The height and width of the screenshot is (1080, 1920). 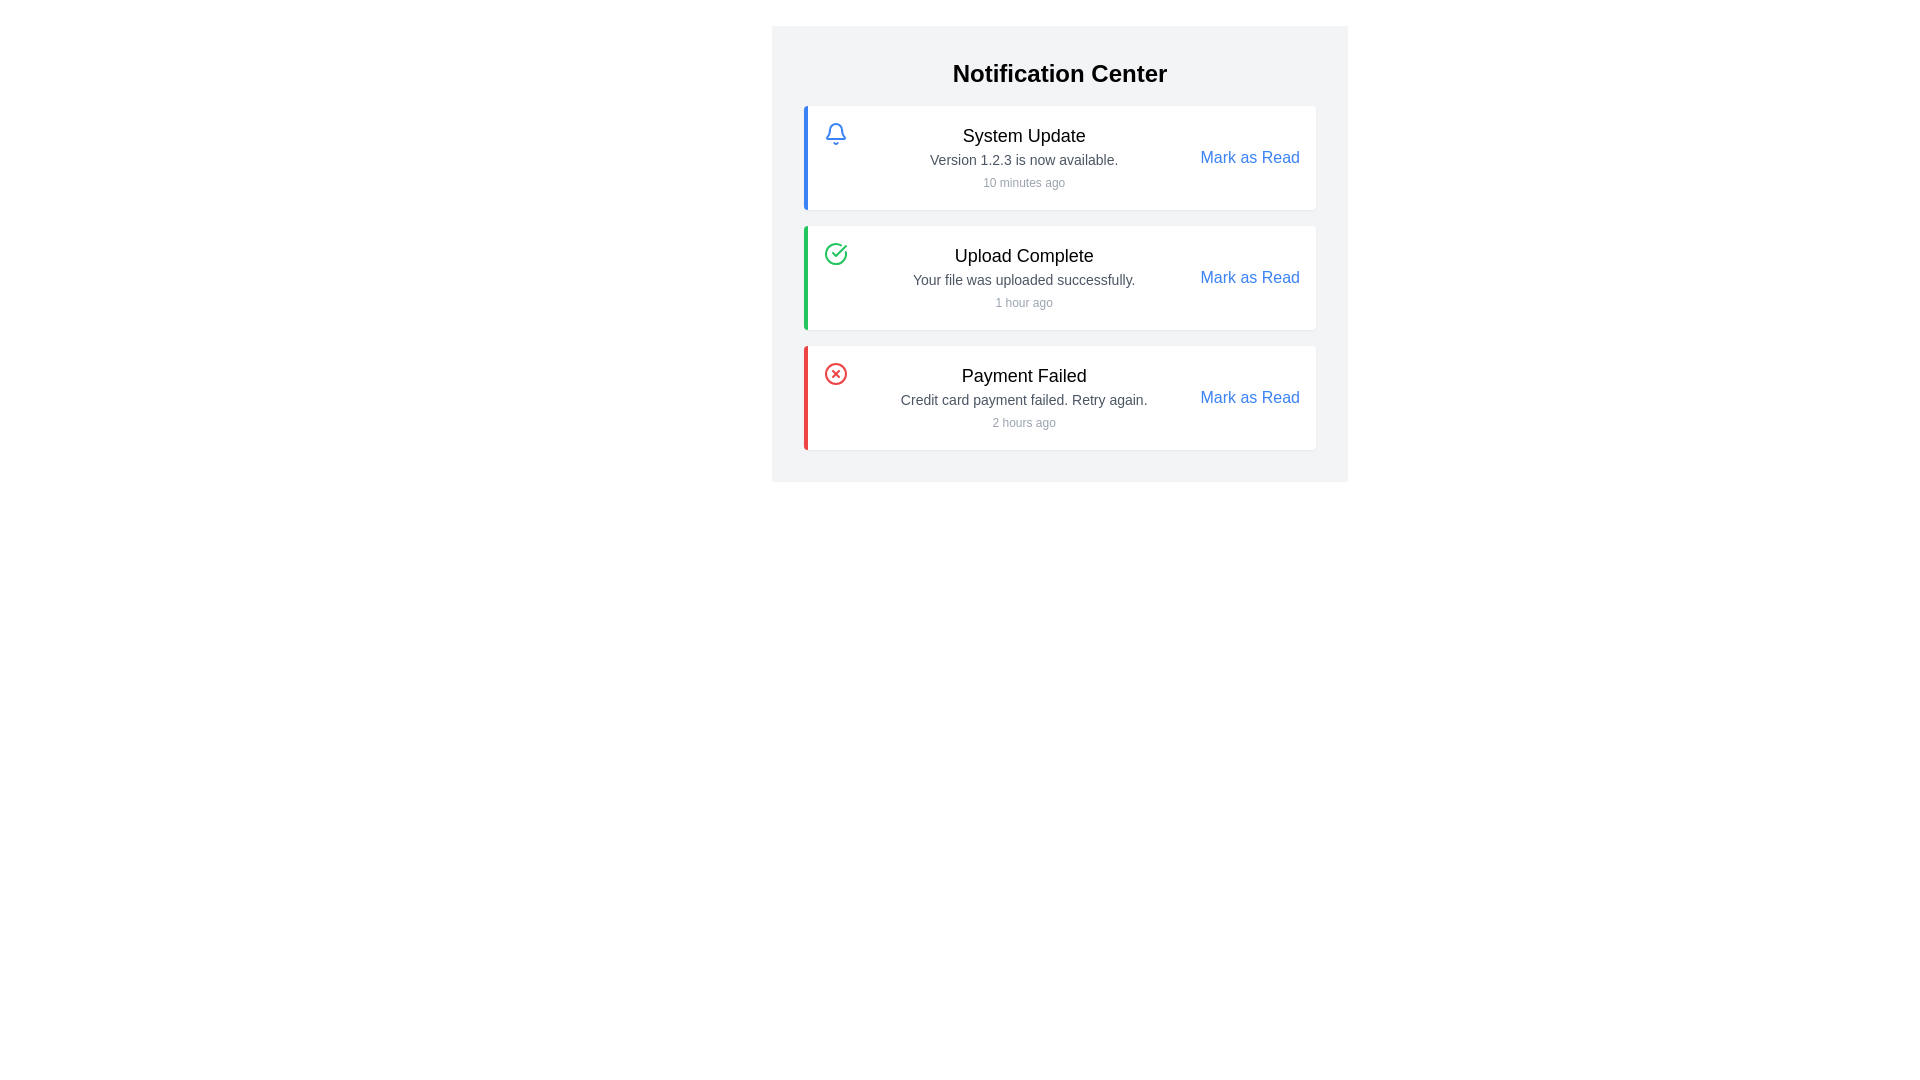 I want to click on failure message from the Text Label indicating that the credit card payment was unsuccessful, located in the bottom-most notification of the notification card titled 'Payment Failed.', so click(x=1024, y=400).